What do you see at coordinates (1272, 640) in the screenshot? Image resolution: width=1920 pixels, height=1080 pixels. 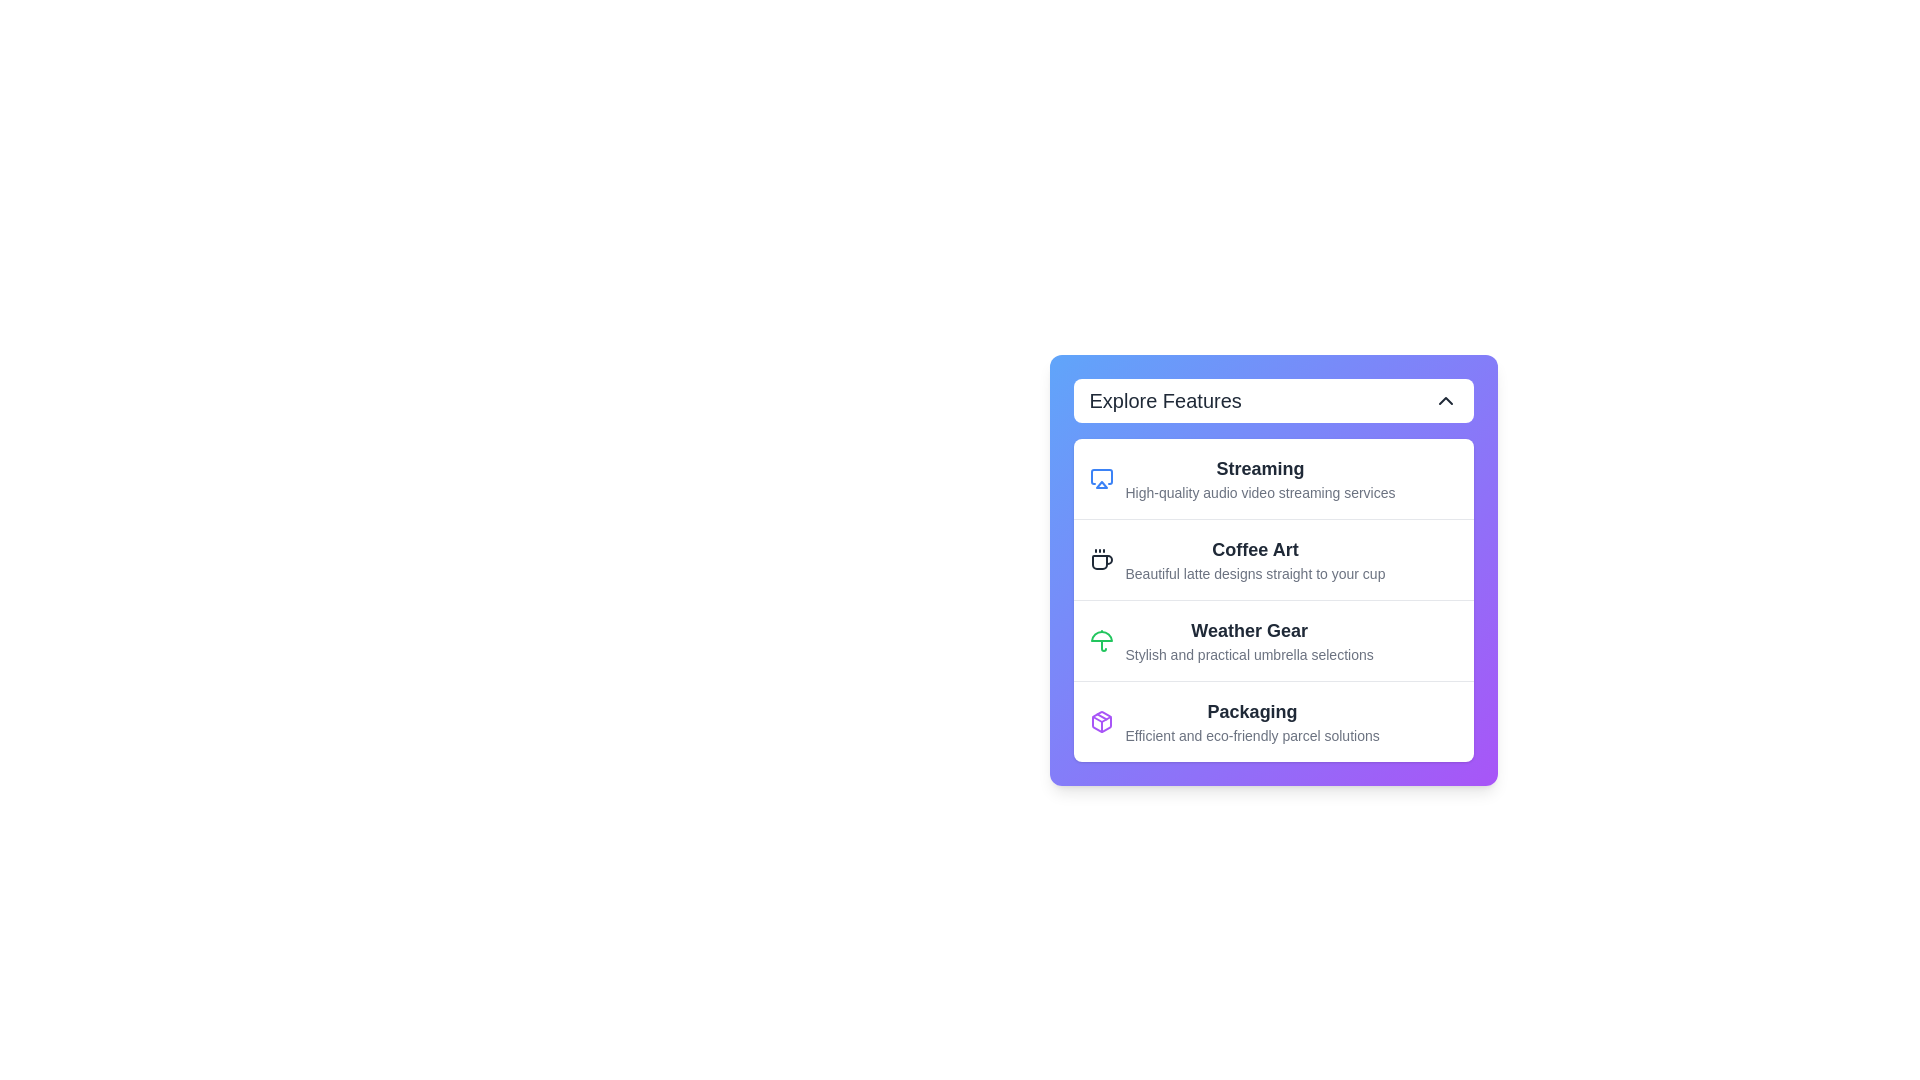 I see `the 'Weather Gear' navigation option, which features a green umbrella icon followed by the text 'Weather Gear' and a description below it` at bounding box center [1272, 640].